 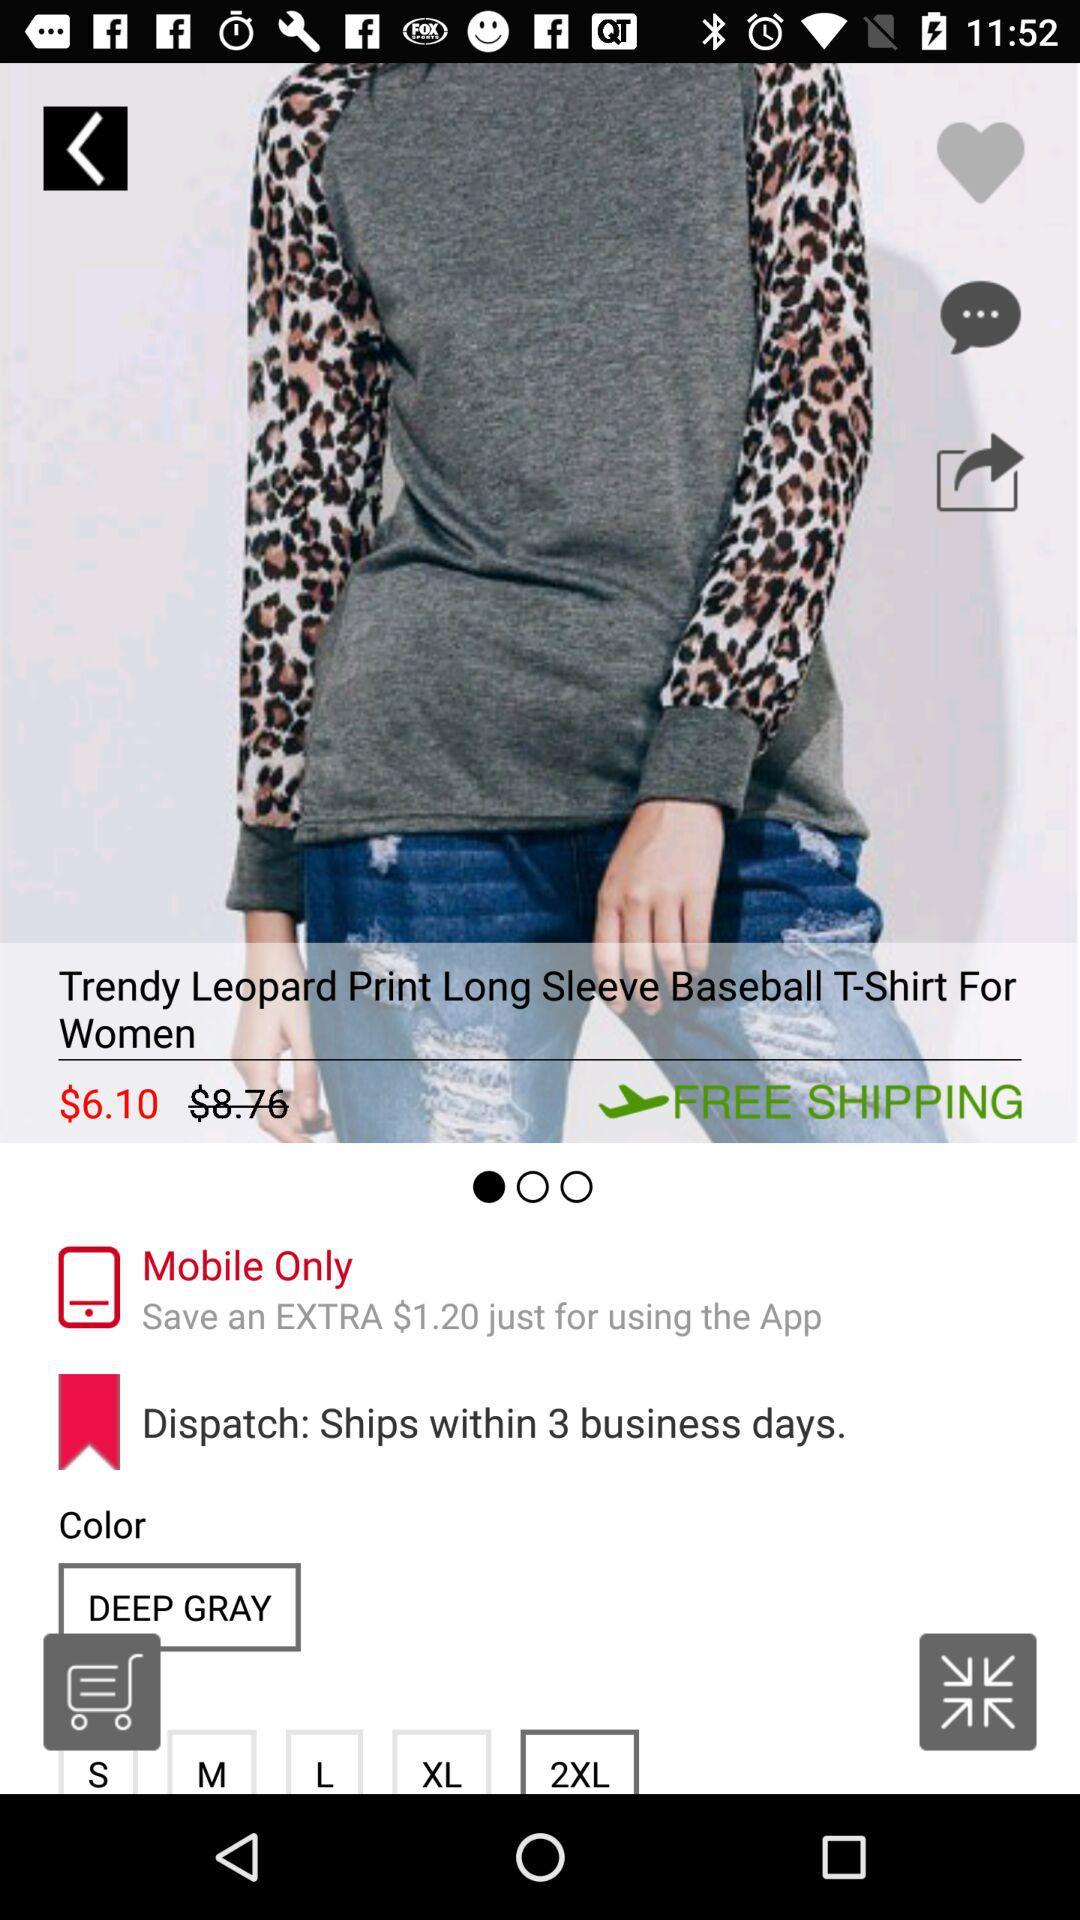 What do you see at coordinates (979, 471) in the screenshot?
I see `share this product` at bounding box center [979, 471].